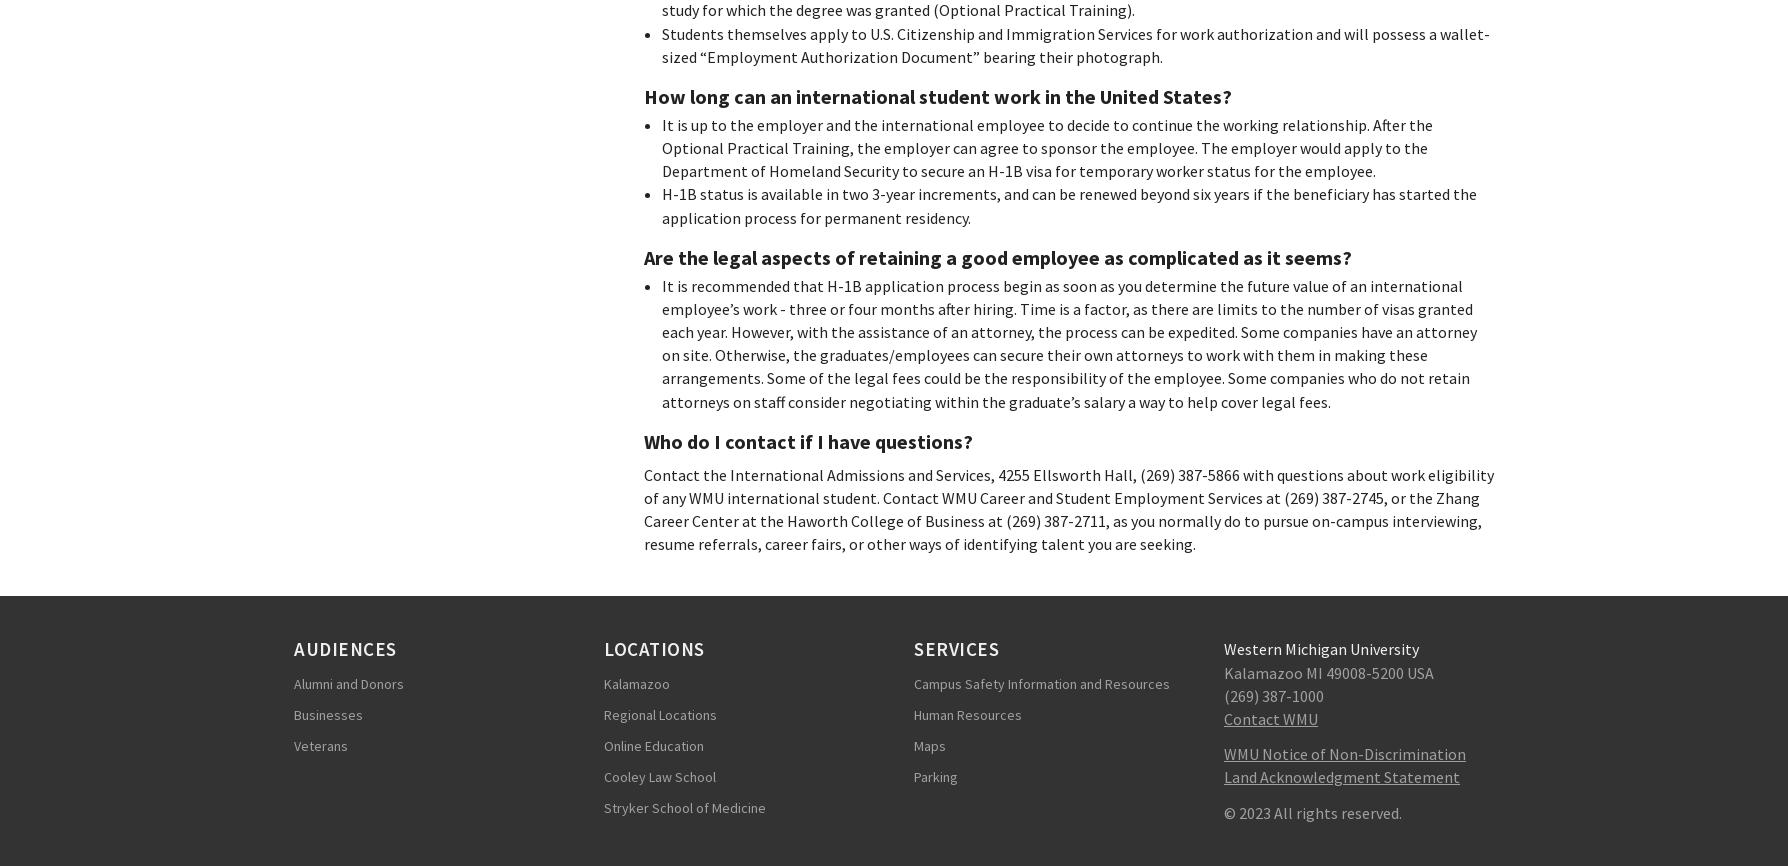 Image resolution: width=1788 pixels, height=866 pixels. Describe the element at coordinates (1342, 775) in the screenshot. I see `'Land Acknowledgment Statement'` at that location.